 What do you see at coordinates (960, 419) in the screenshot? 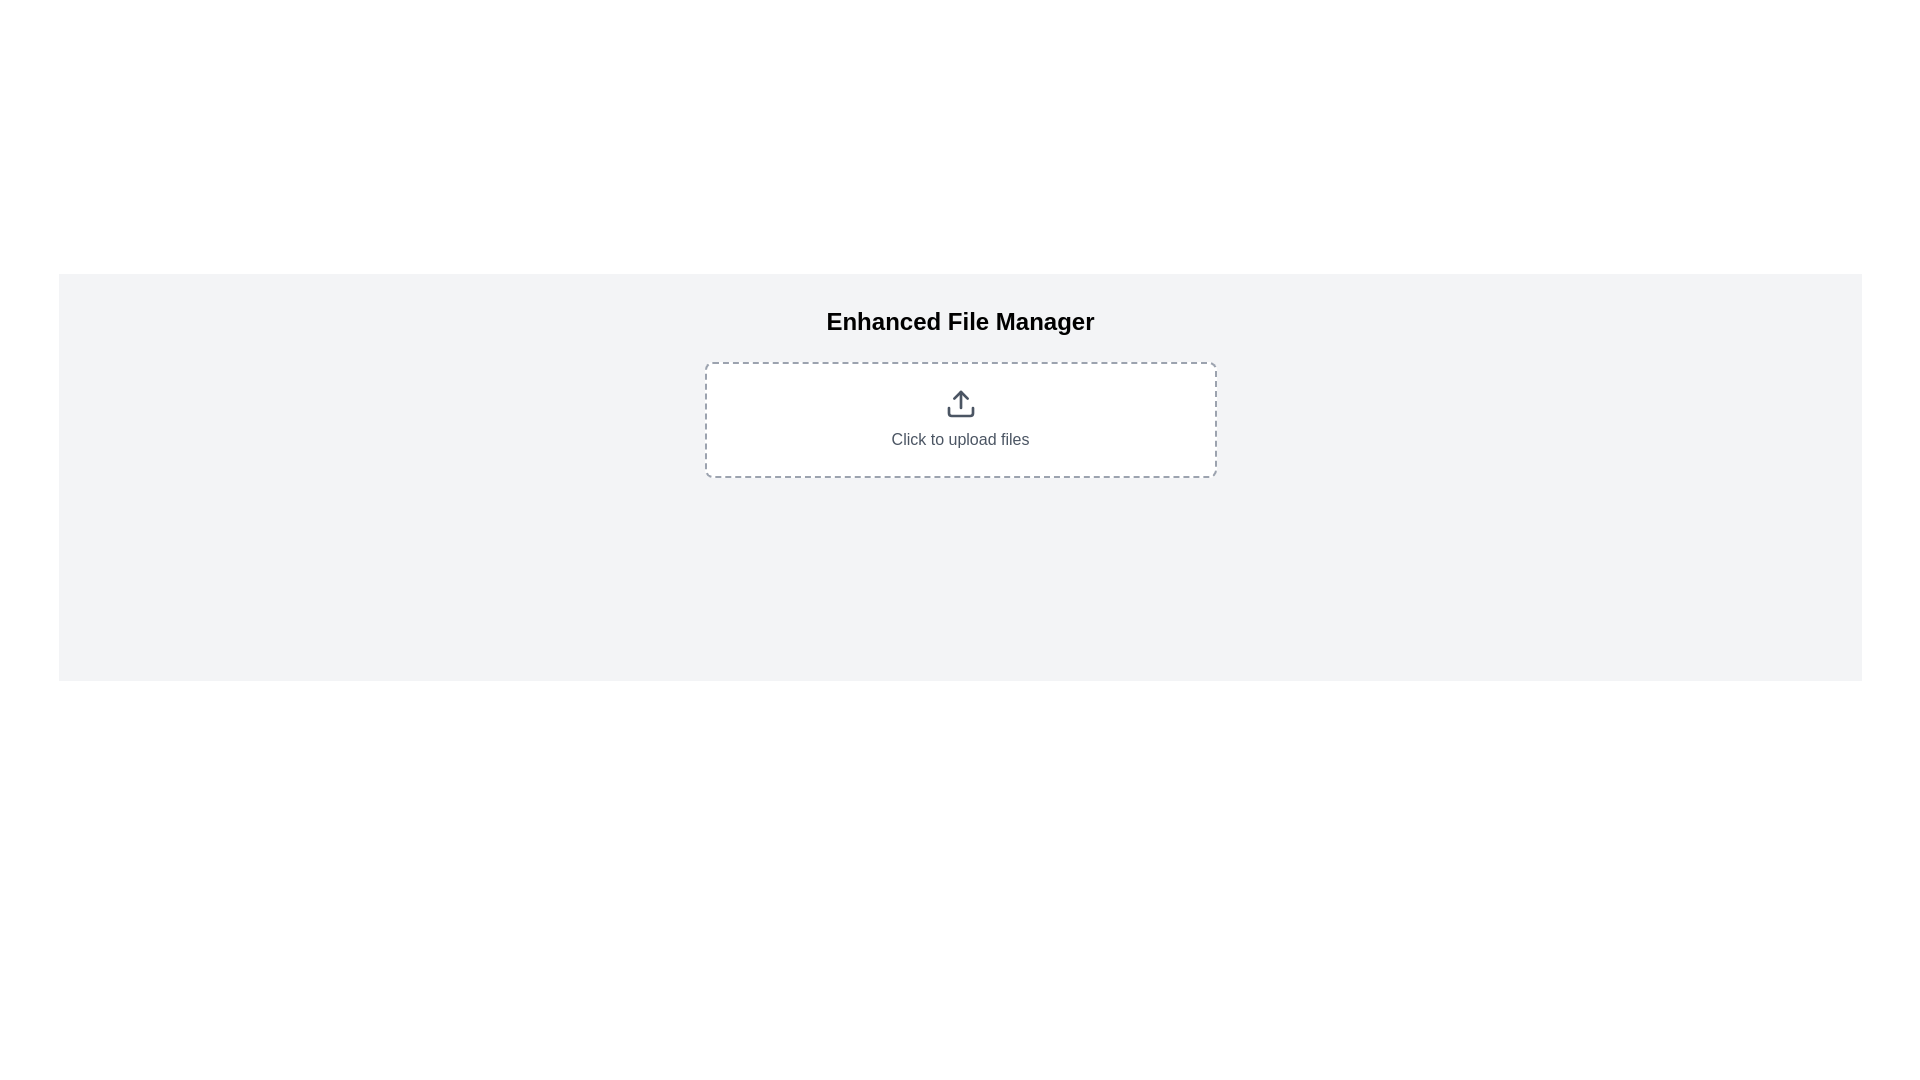
I see `the clickable file upload box located below the 'Enhanced File Manager' heading` at bounding box center [960, 419].